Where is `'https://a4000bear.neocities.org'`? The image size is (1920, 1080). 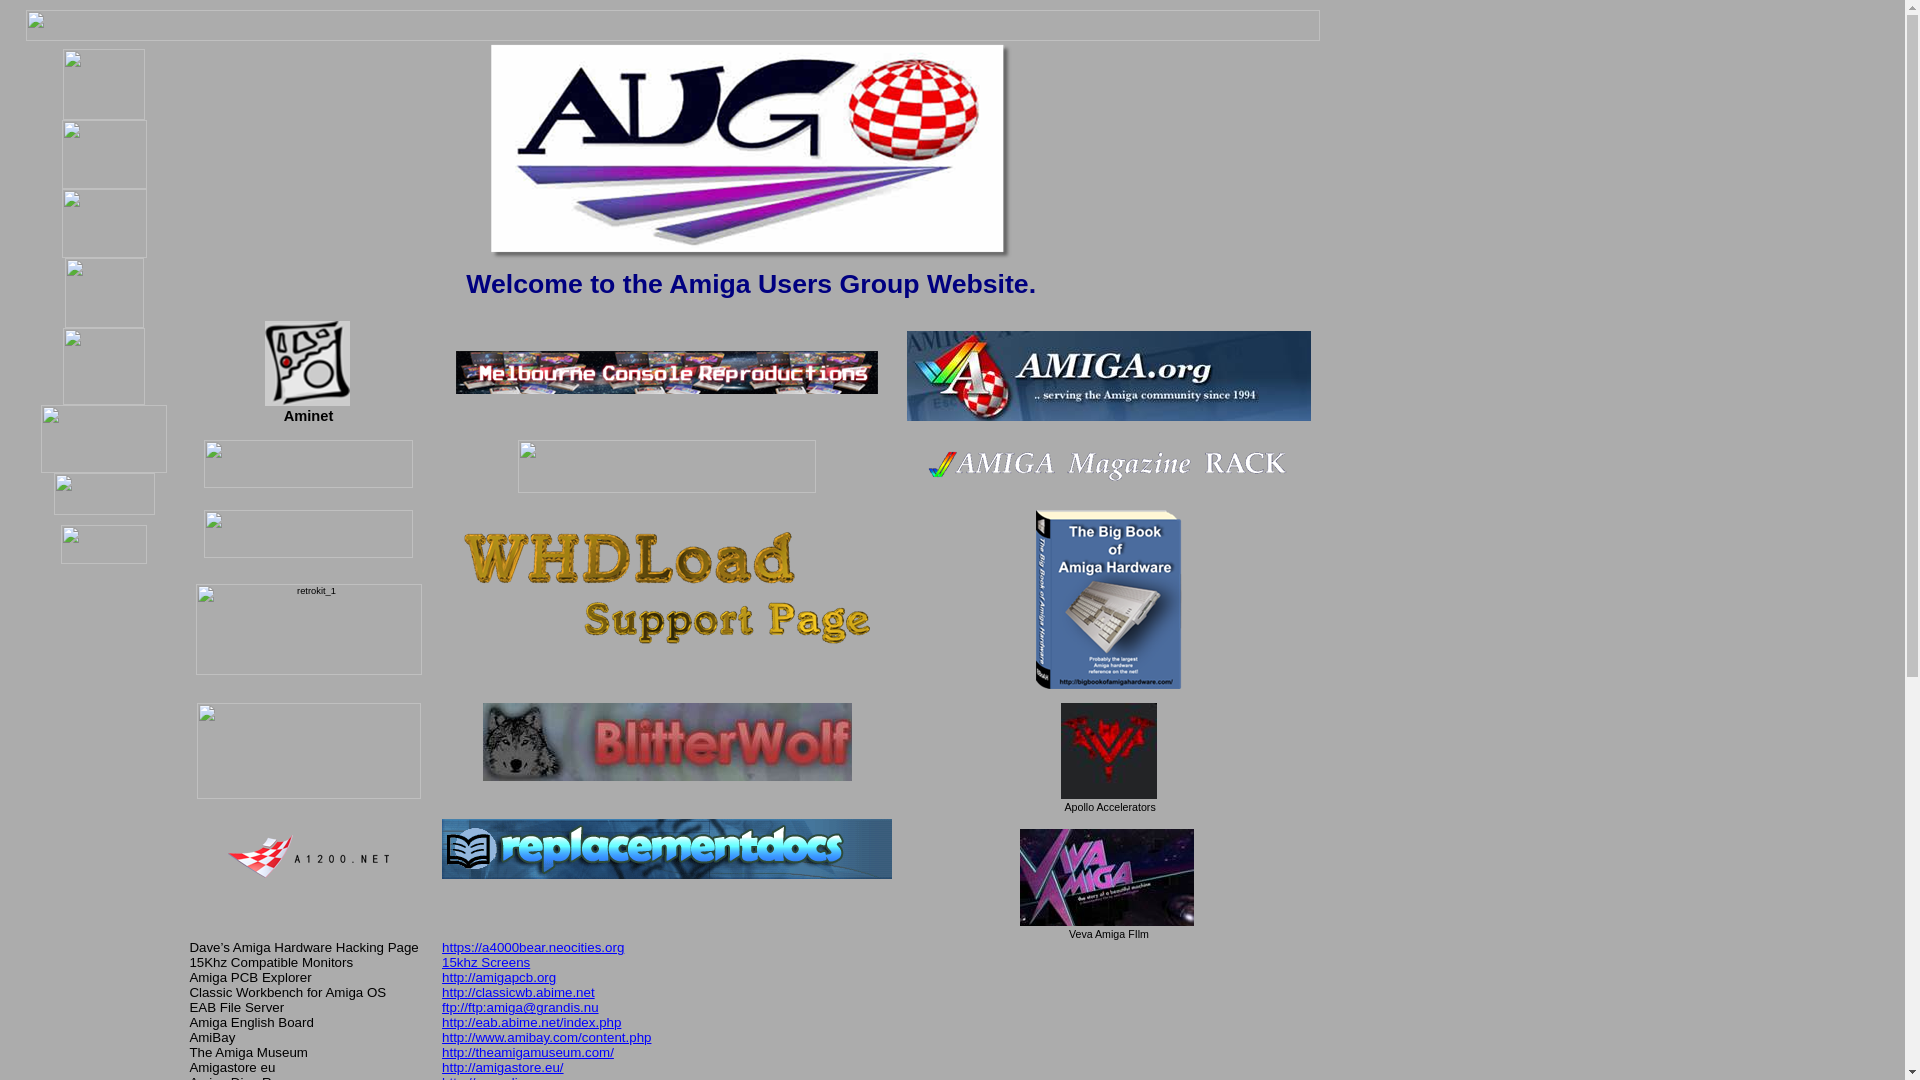 'https://a4000bear.neocities.org' is located at coordinates (532, 945).